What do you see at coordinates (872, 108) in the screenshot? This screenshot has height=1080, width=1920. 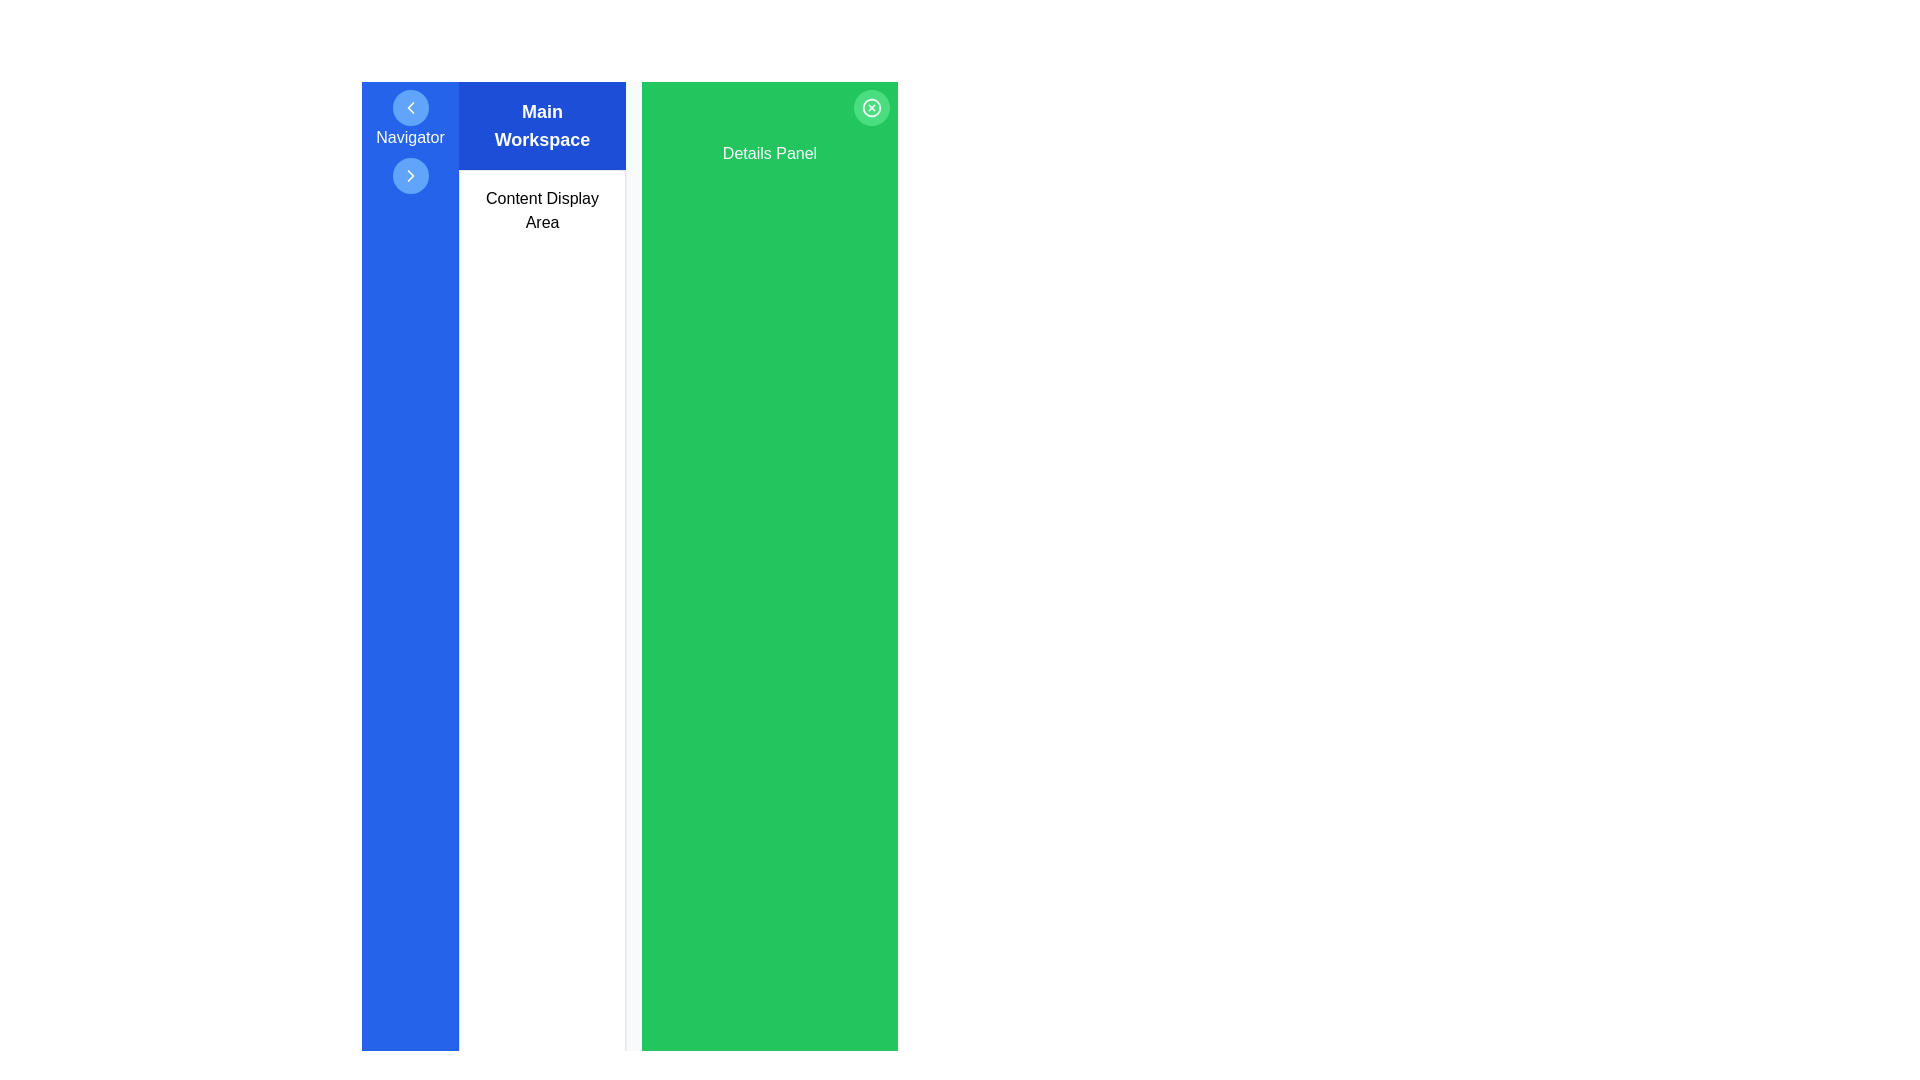 I see `the circular green button with a white border and a white cross symbol inside it located in the top-right corner of the 'Details Panel'` at bounding box center [872, 108].